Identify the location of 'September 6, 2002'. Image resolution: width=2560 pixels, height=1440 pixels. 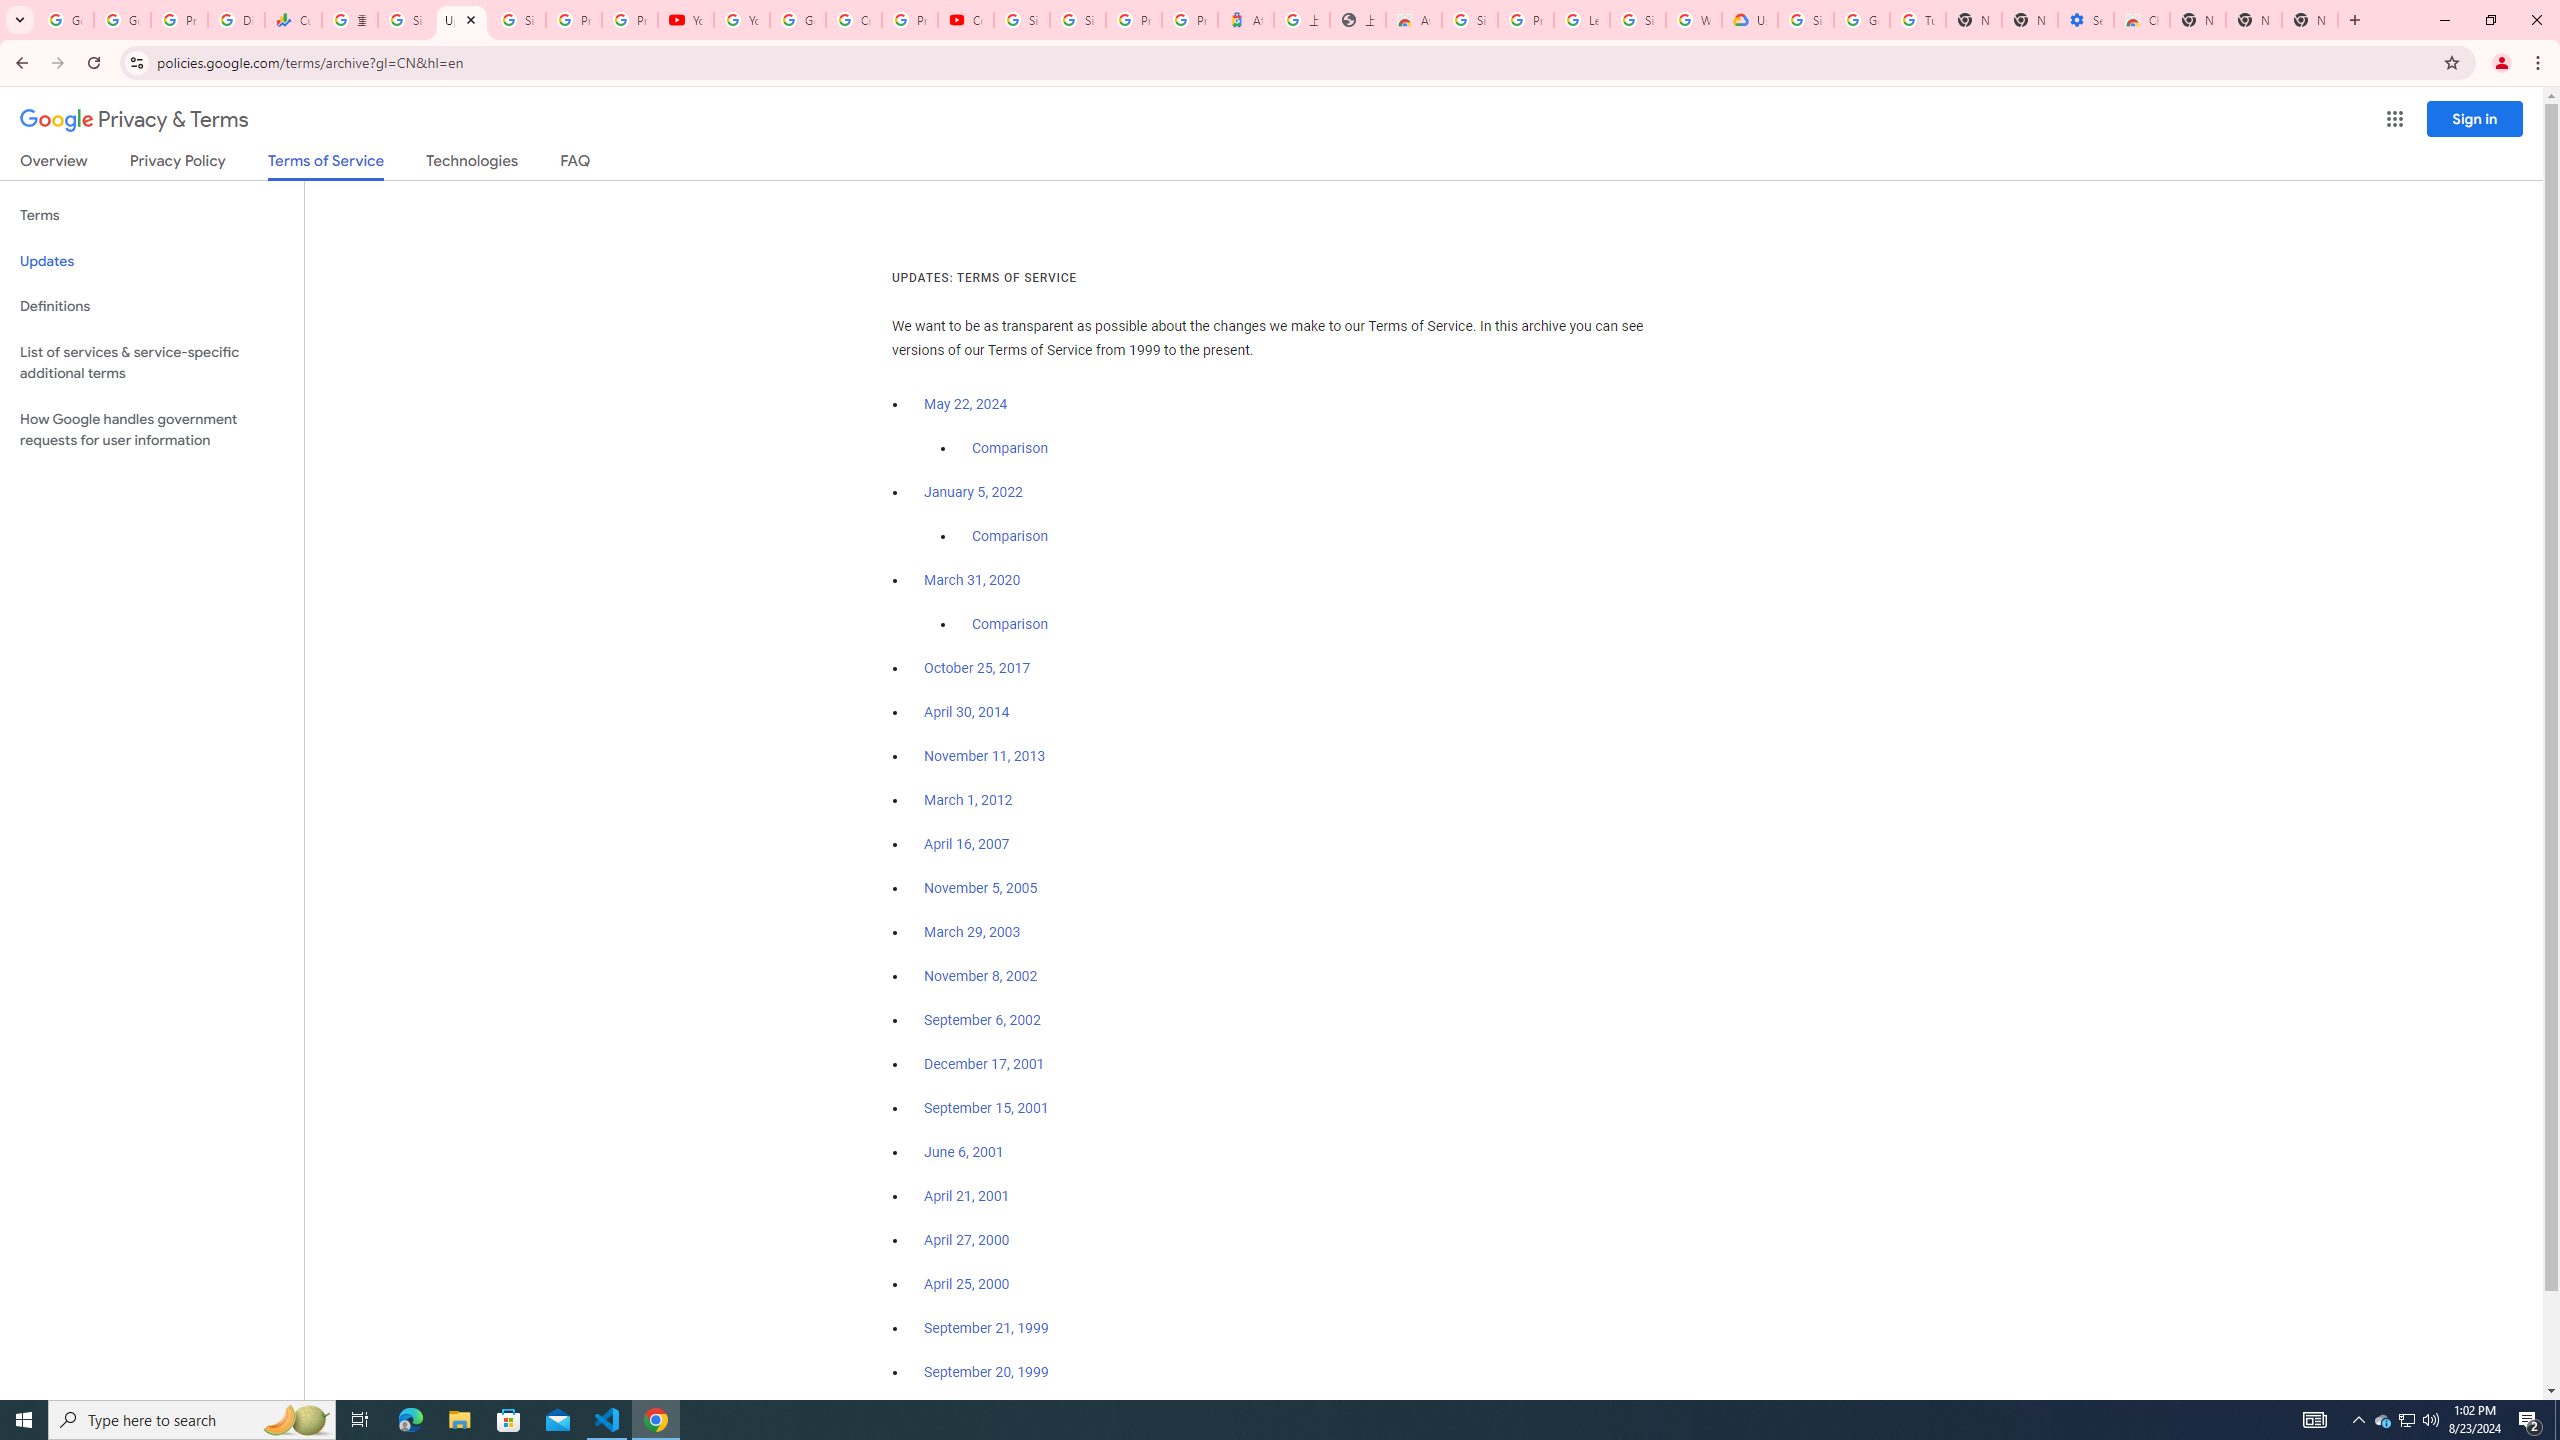
(982, 1019).